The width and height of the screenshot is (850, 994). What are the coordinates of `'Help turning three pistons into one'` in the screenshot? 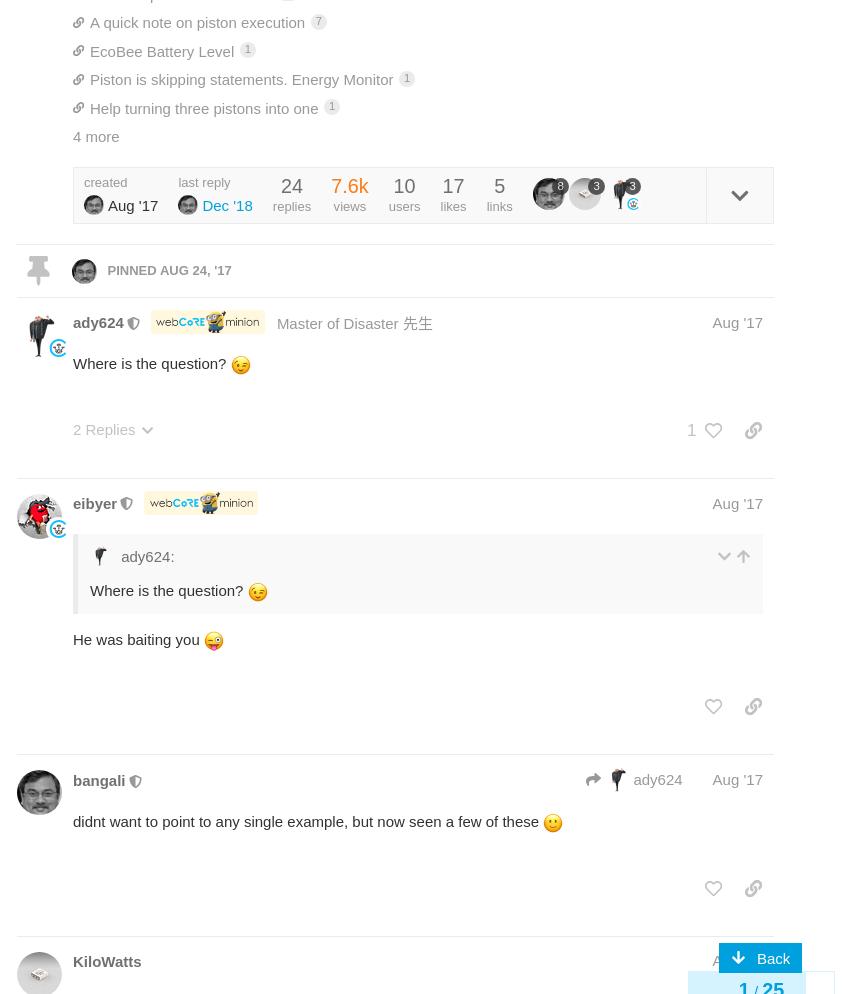 It's located at (89, 106).